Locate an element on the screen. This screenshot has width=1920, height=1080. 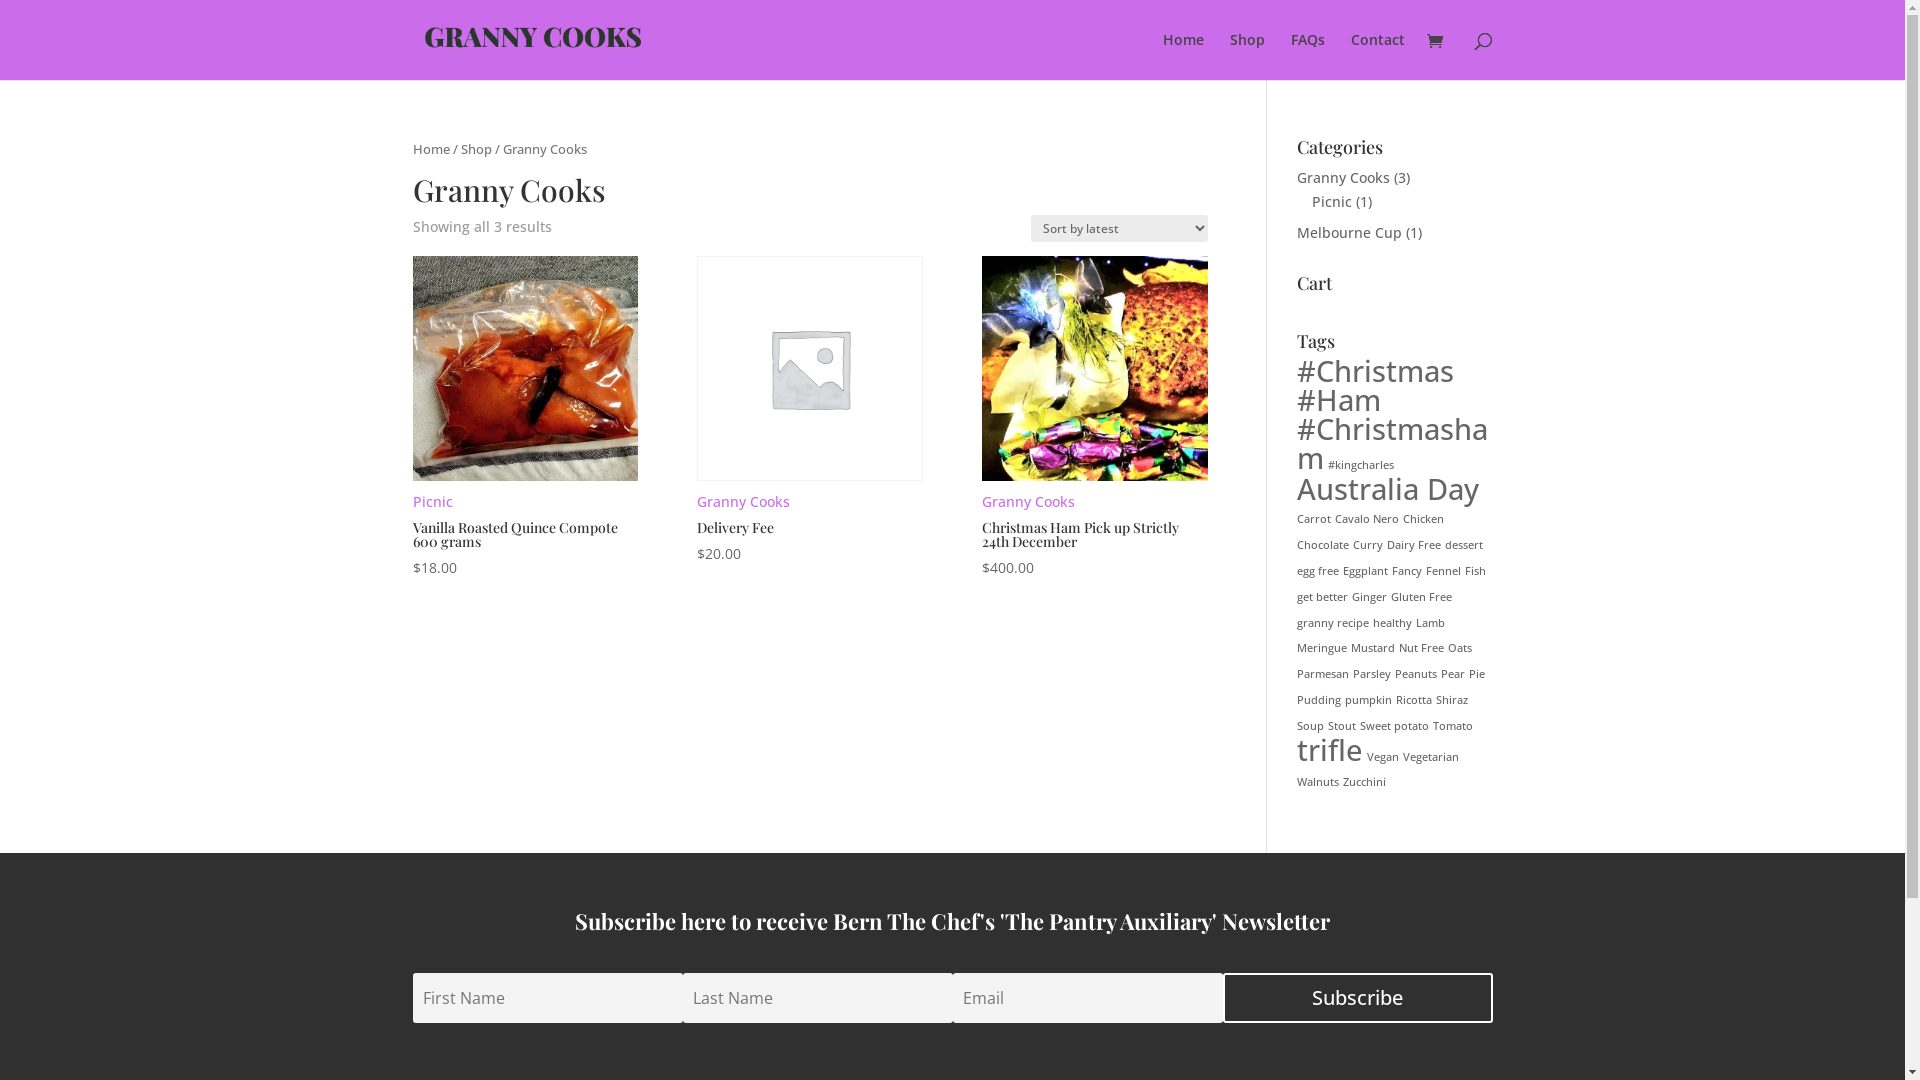
'Eggplant' is located at coordinates (1364, 570).